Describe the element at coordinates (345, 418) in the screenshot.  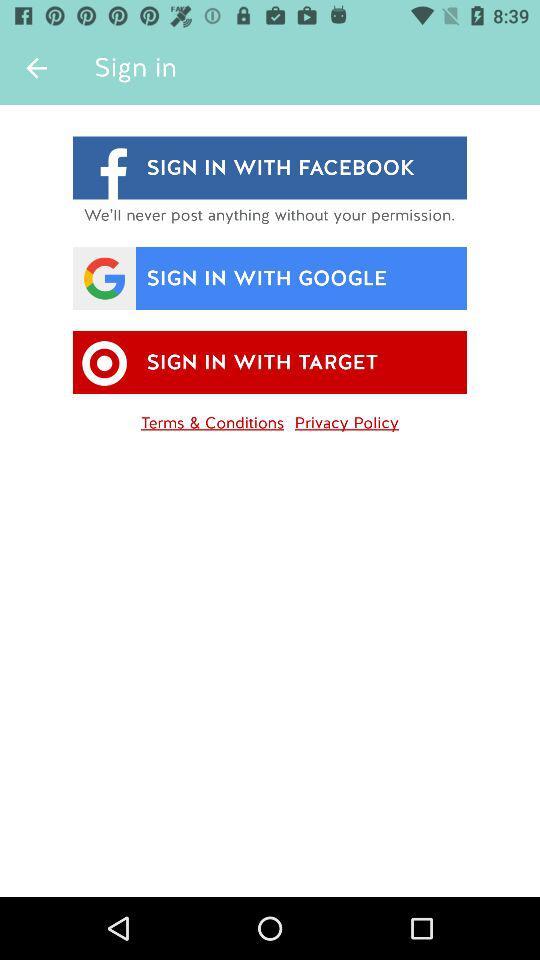
I see `icon below the sign in with icon` at that location.